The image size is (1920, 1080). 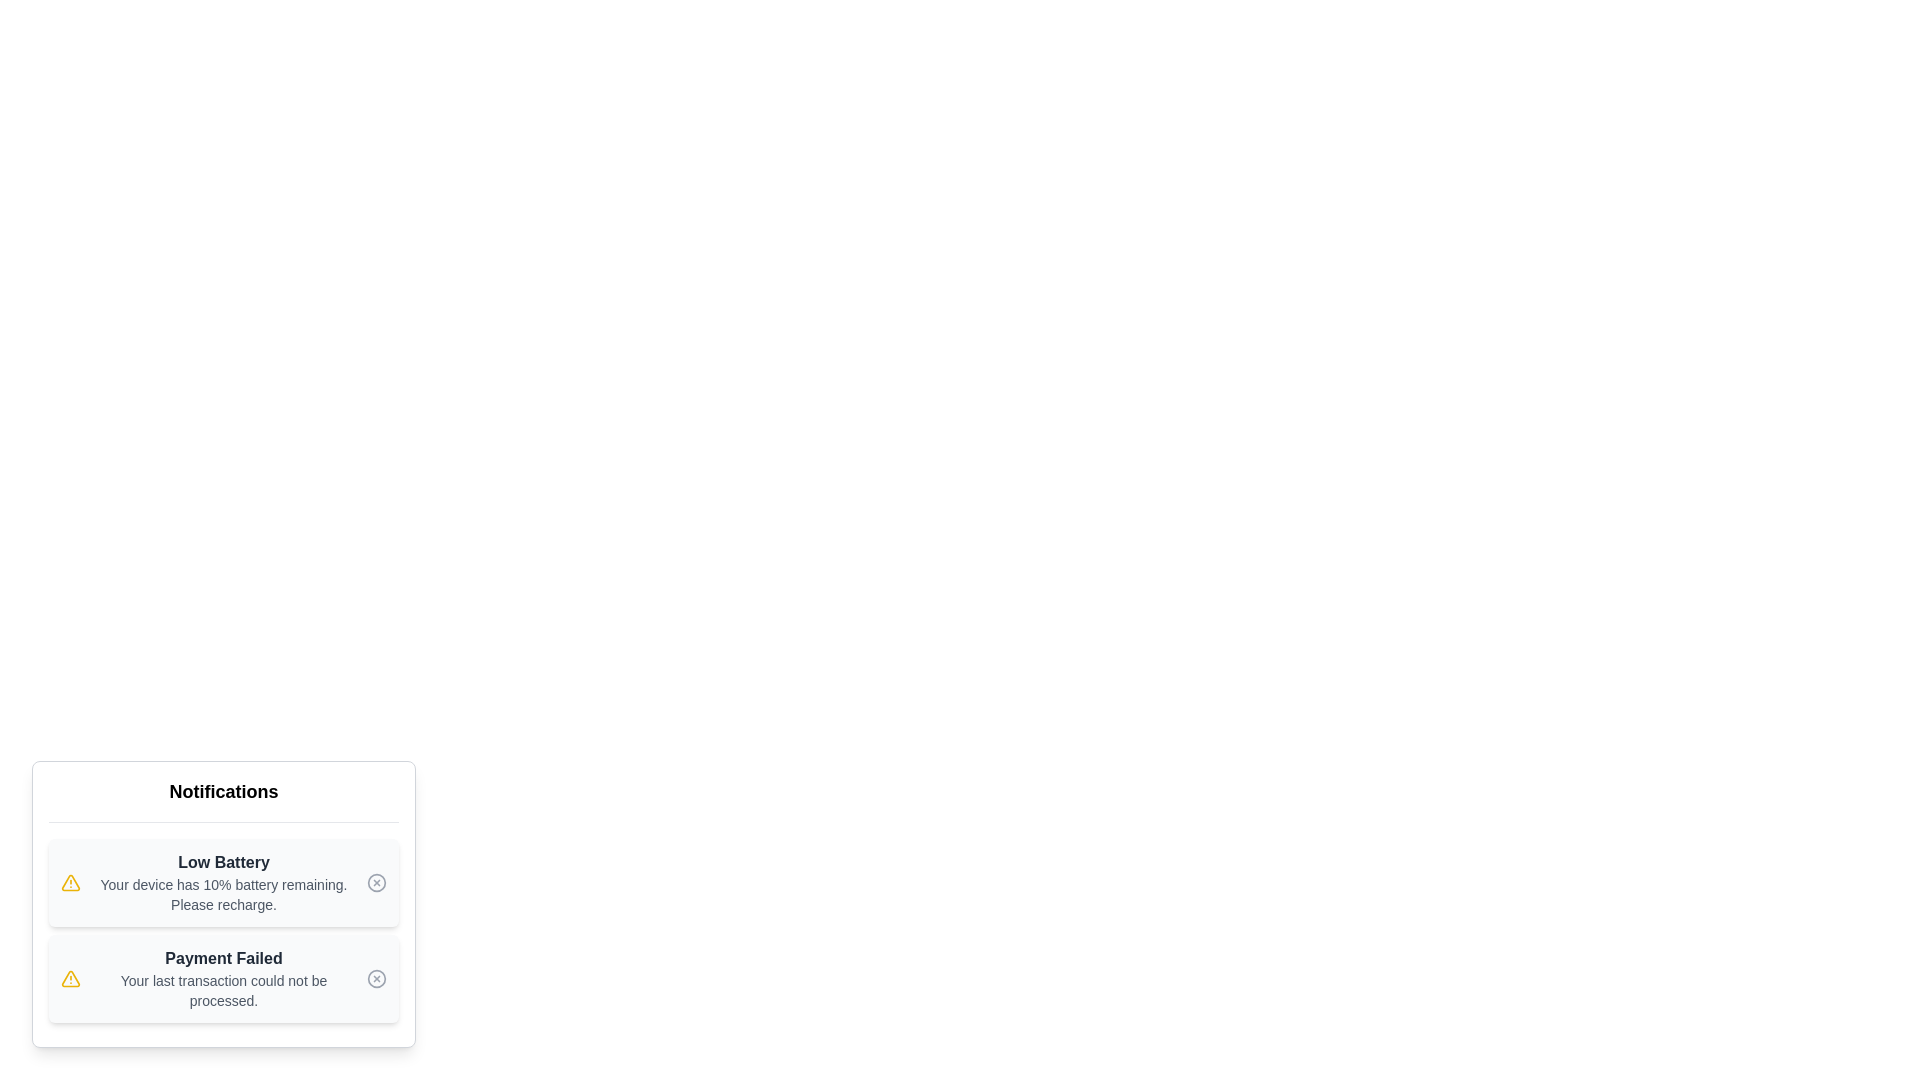 I want to click on the circular icon located in the second notification box, which indicates a failure or error, so click(x=377, y=882).